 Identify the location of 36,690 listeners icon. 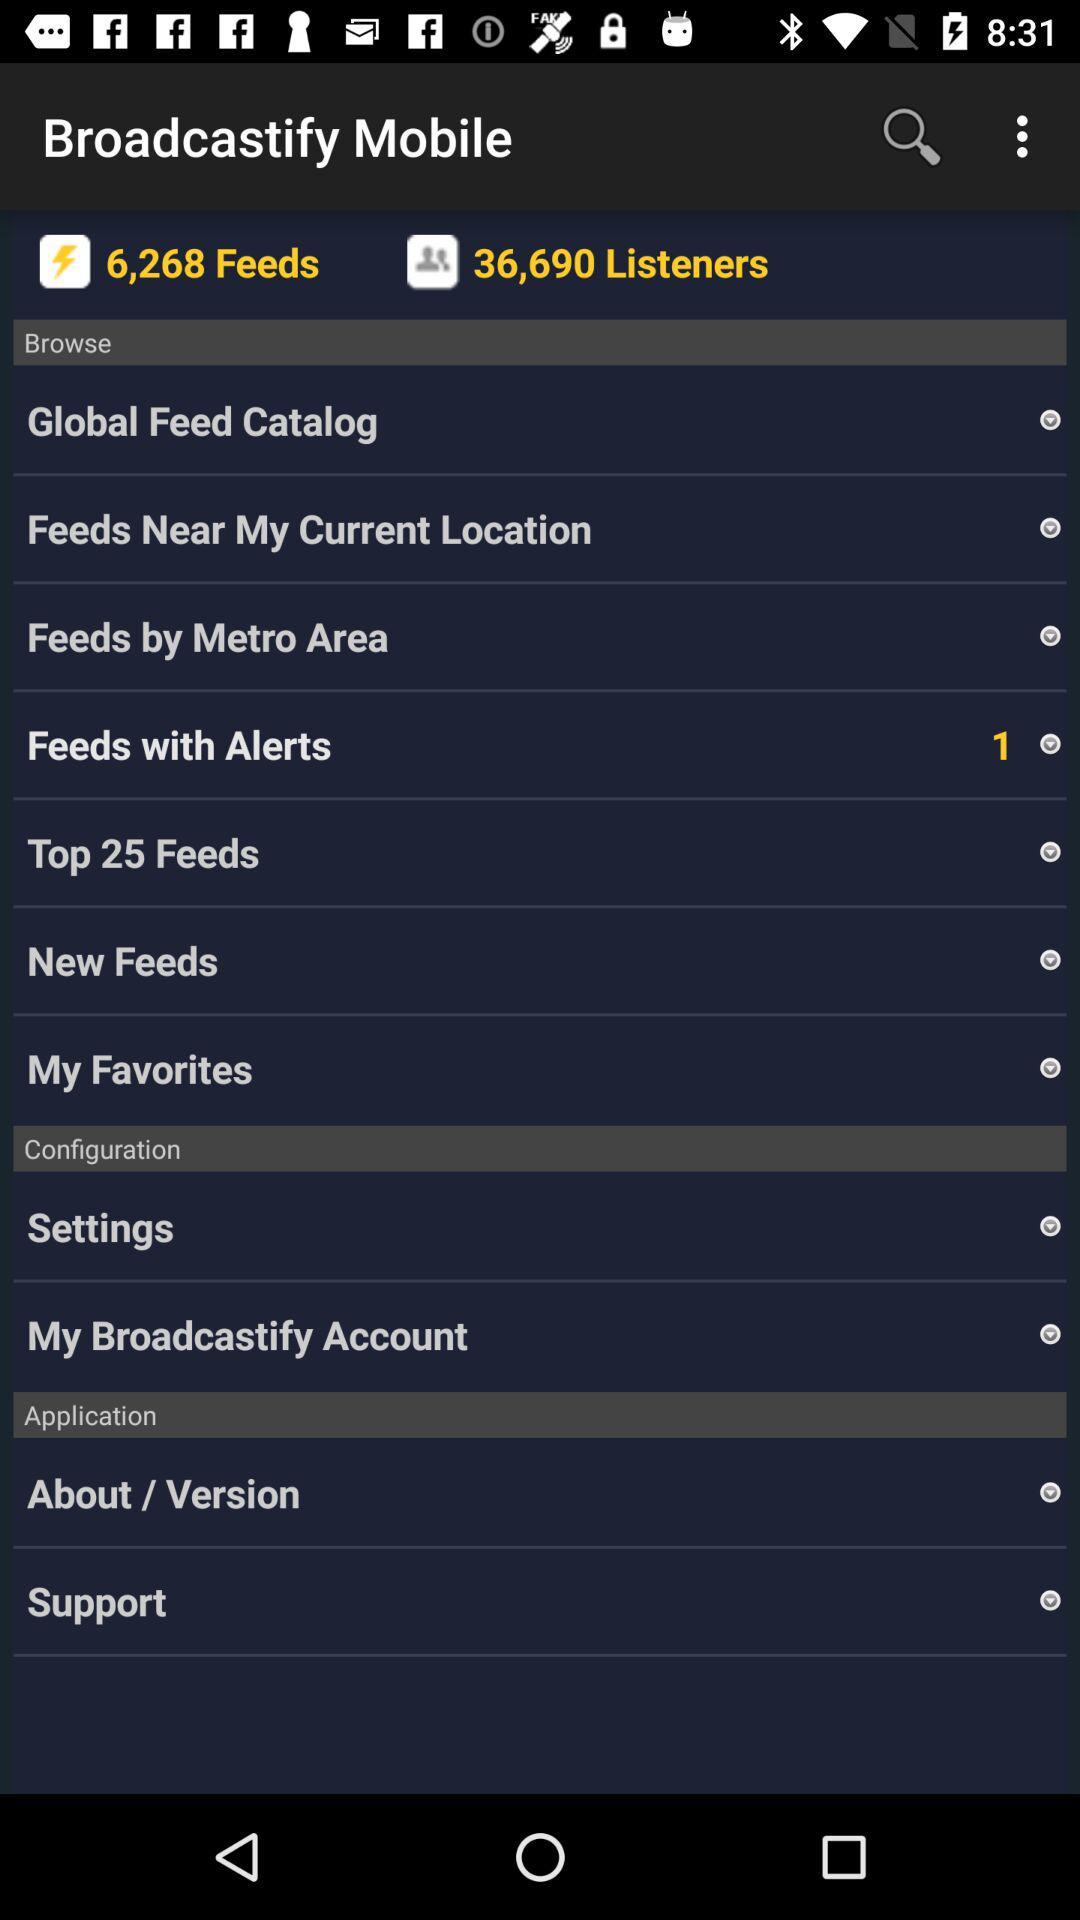
(637, 261).